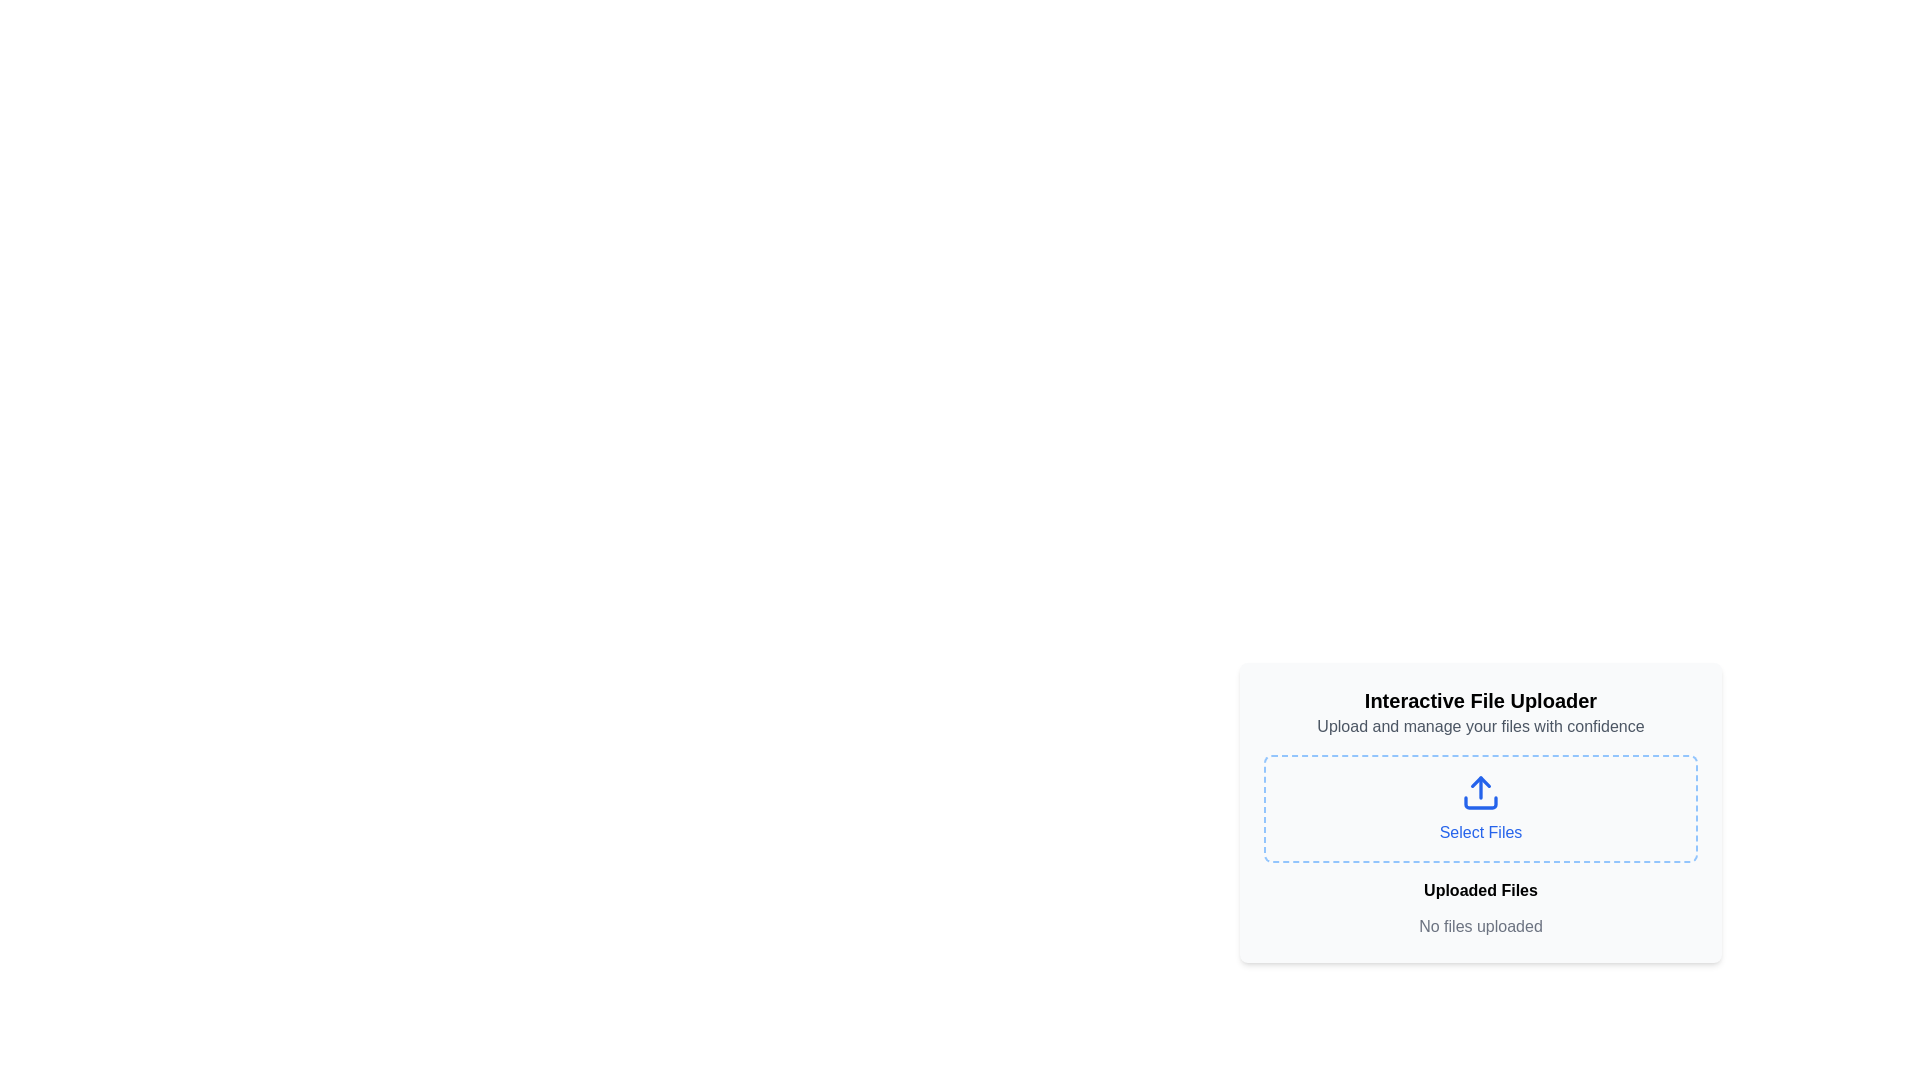  I want to click on the 'Select Files' button located centrally below the header 'Interactive File Uploader', so click(1481, 808).